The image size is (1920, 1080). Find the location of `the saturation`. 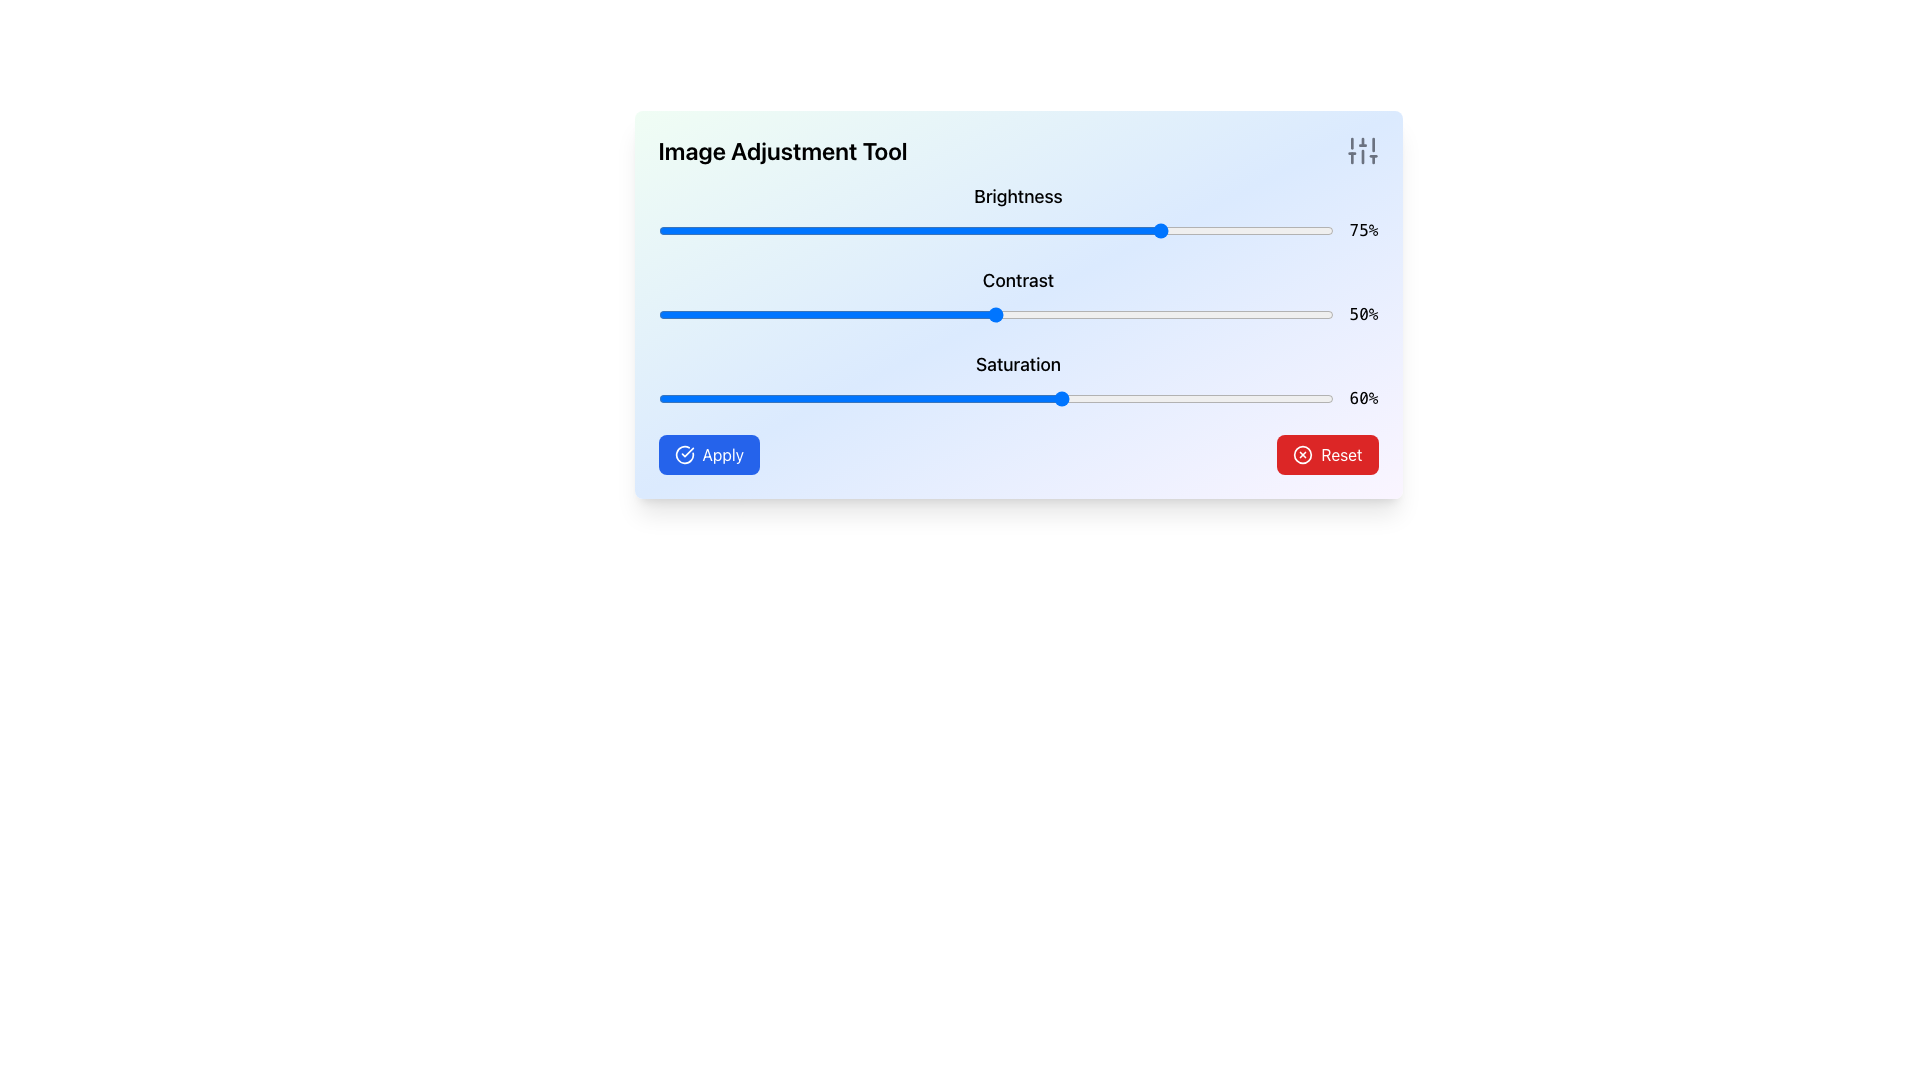

the saturation is located at coordinates (947, 398).